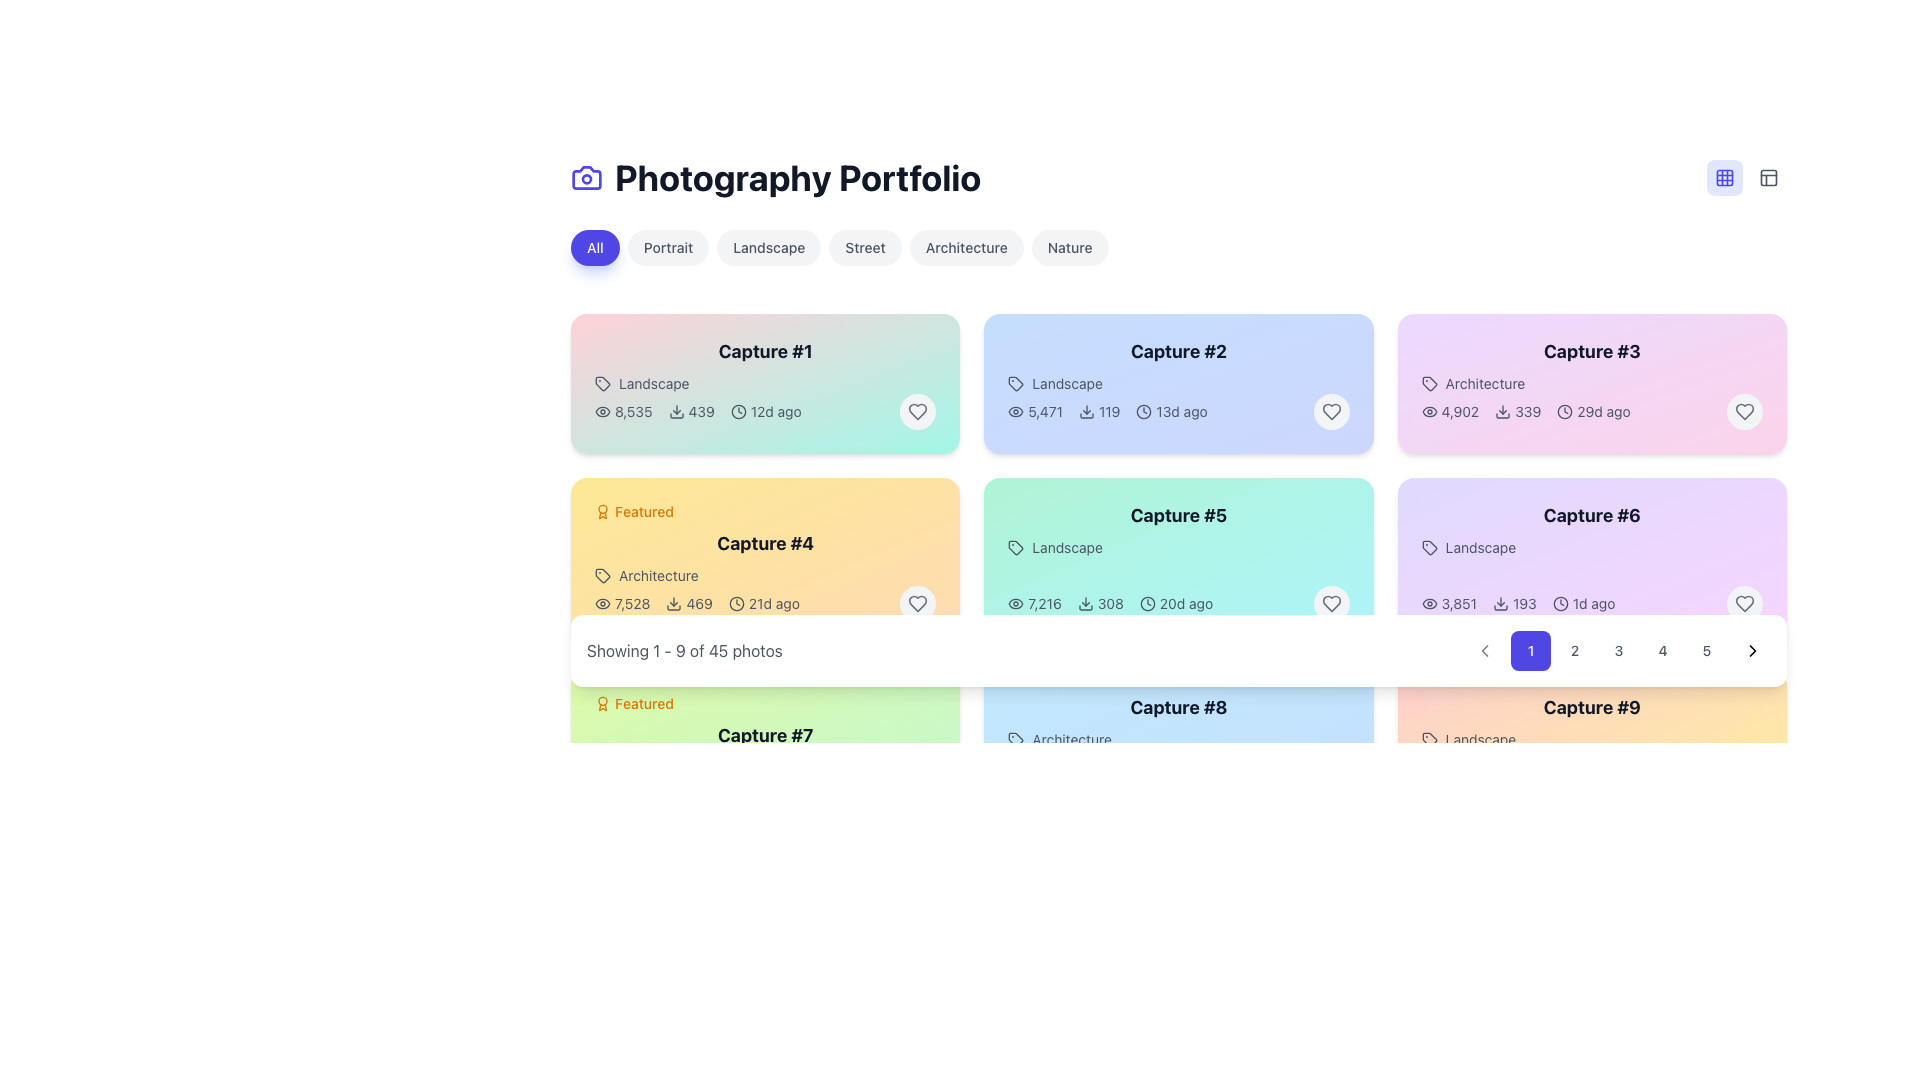 The image size is (1920, 1080). What do you see at coordinates (764, 603) in the screenshot?
I see `the textual metadata with icons located in the bottom section of the 'Capture #4' card, which indicates views, downloads, and time passed` at bounding box center [764, 603].